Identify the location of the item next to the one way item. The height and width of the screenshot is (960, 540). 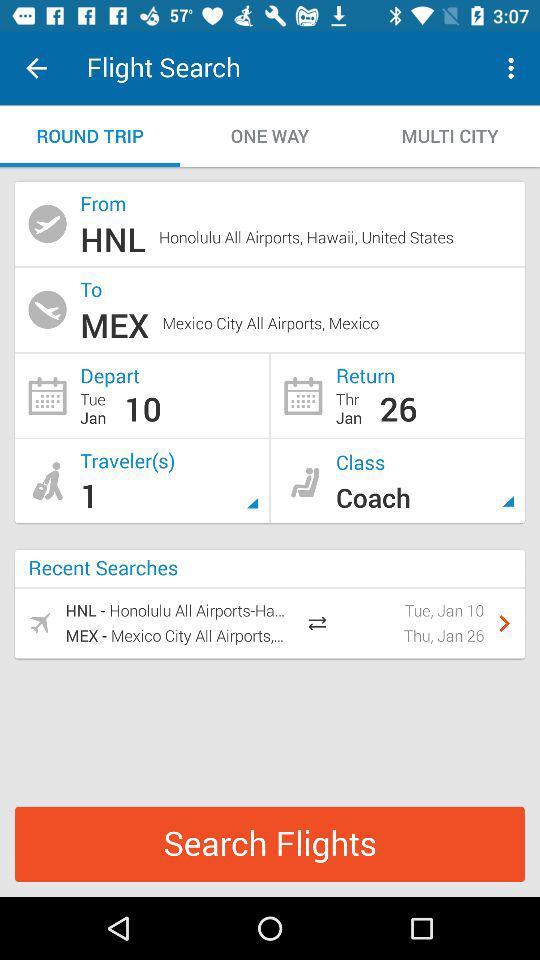
(89, 135).